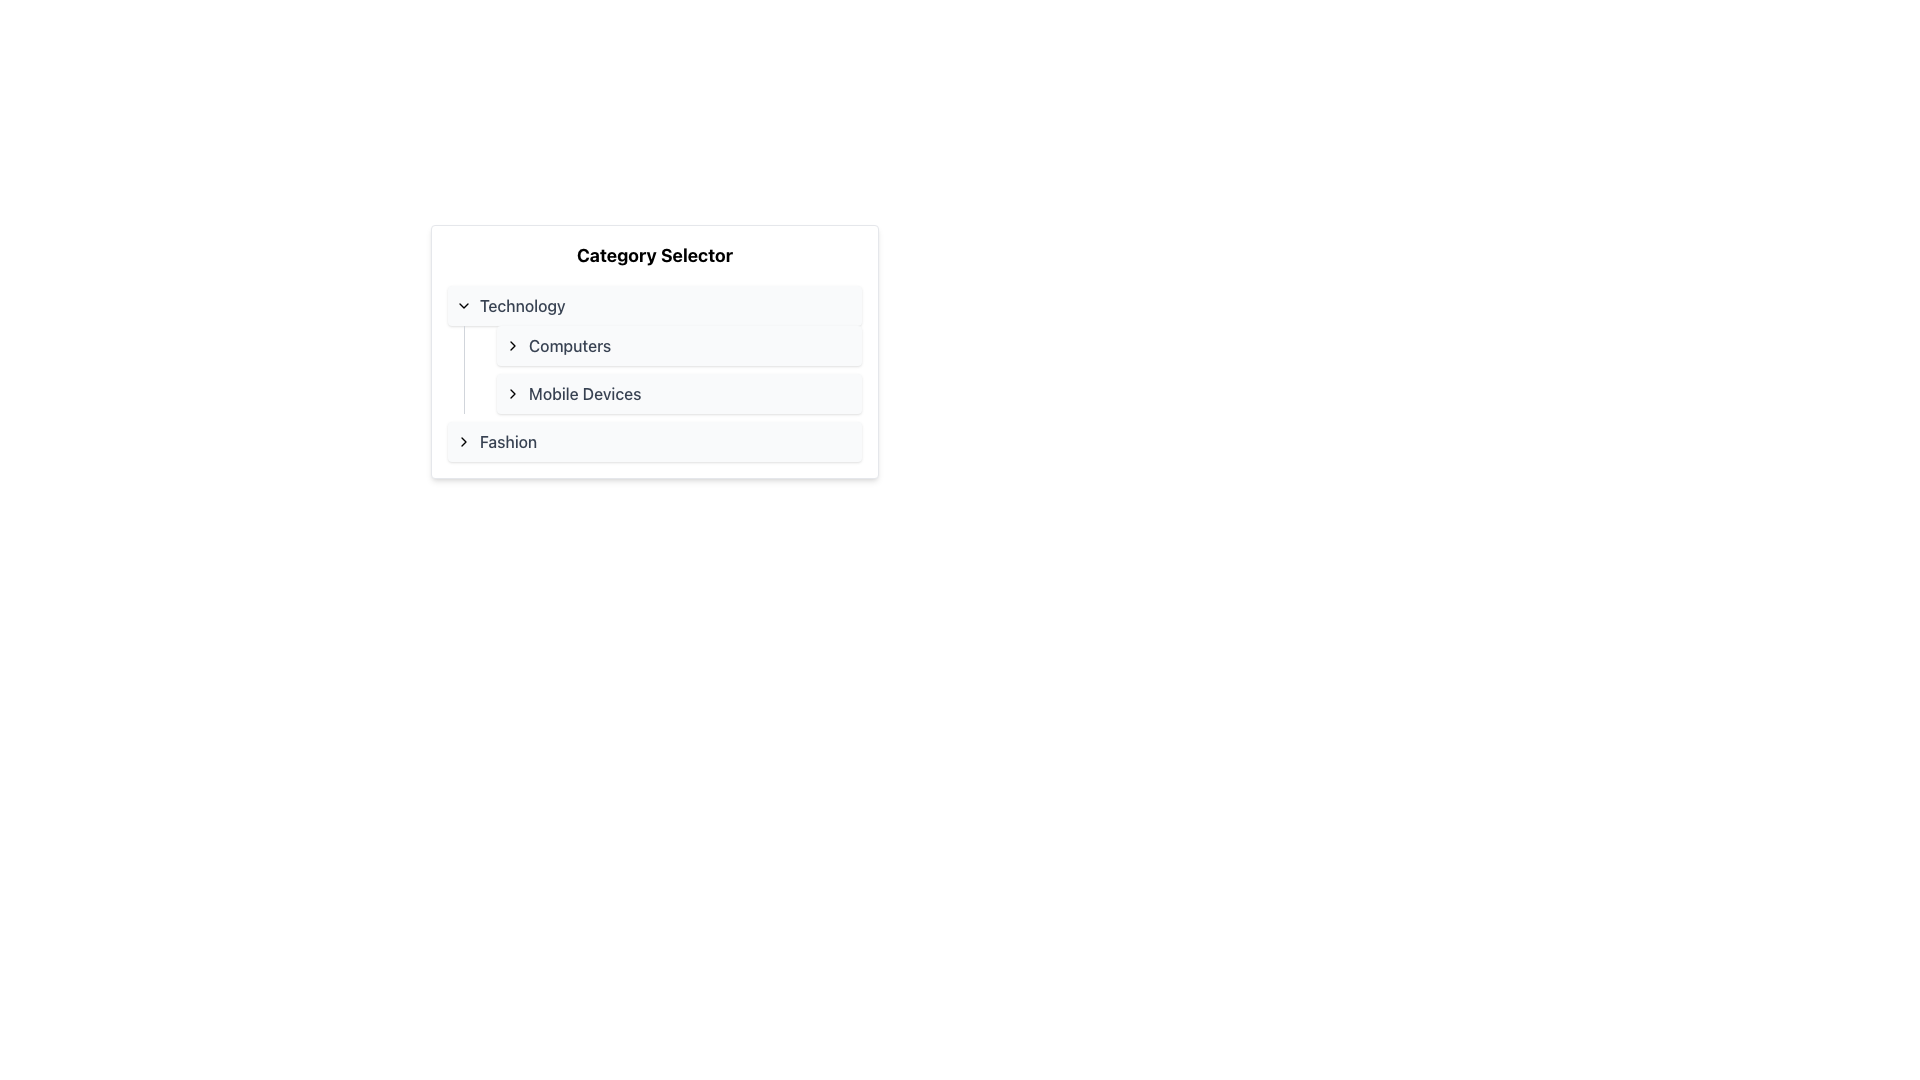 Image resolution: width=1920 pixels, height=1080 pixels. Describe the element at coordinates (654, 441) in the screenshot. I see `the 'Fashion' category item in the Category Selector section` at that location.